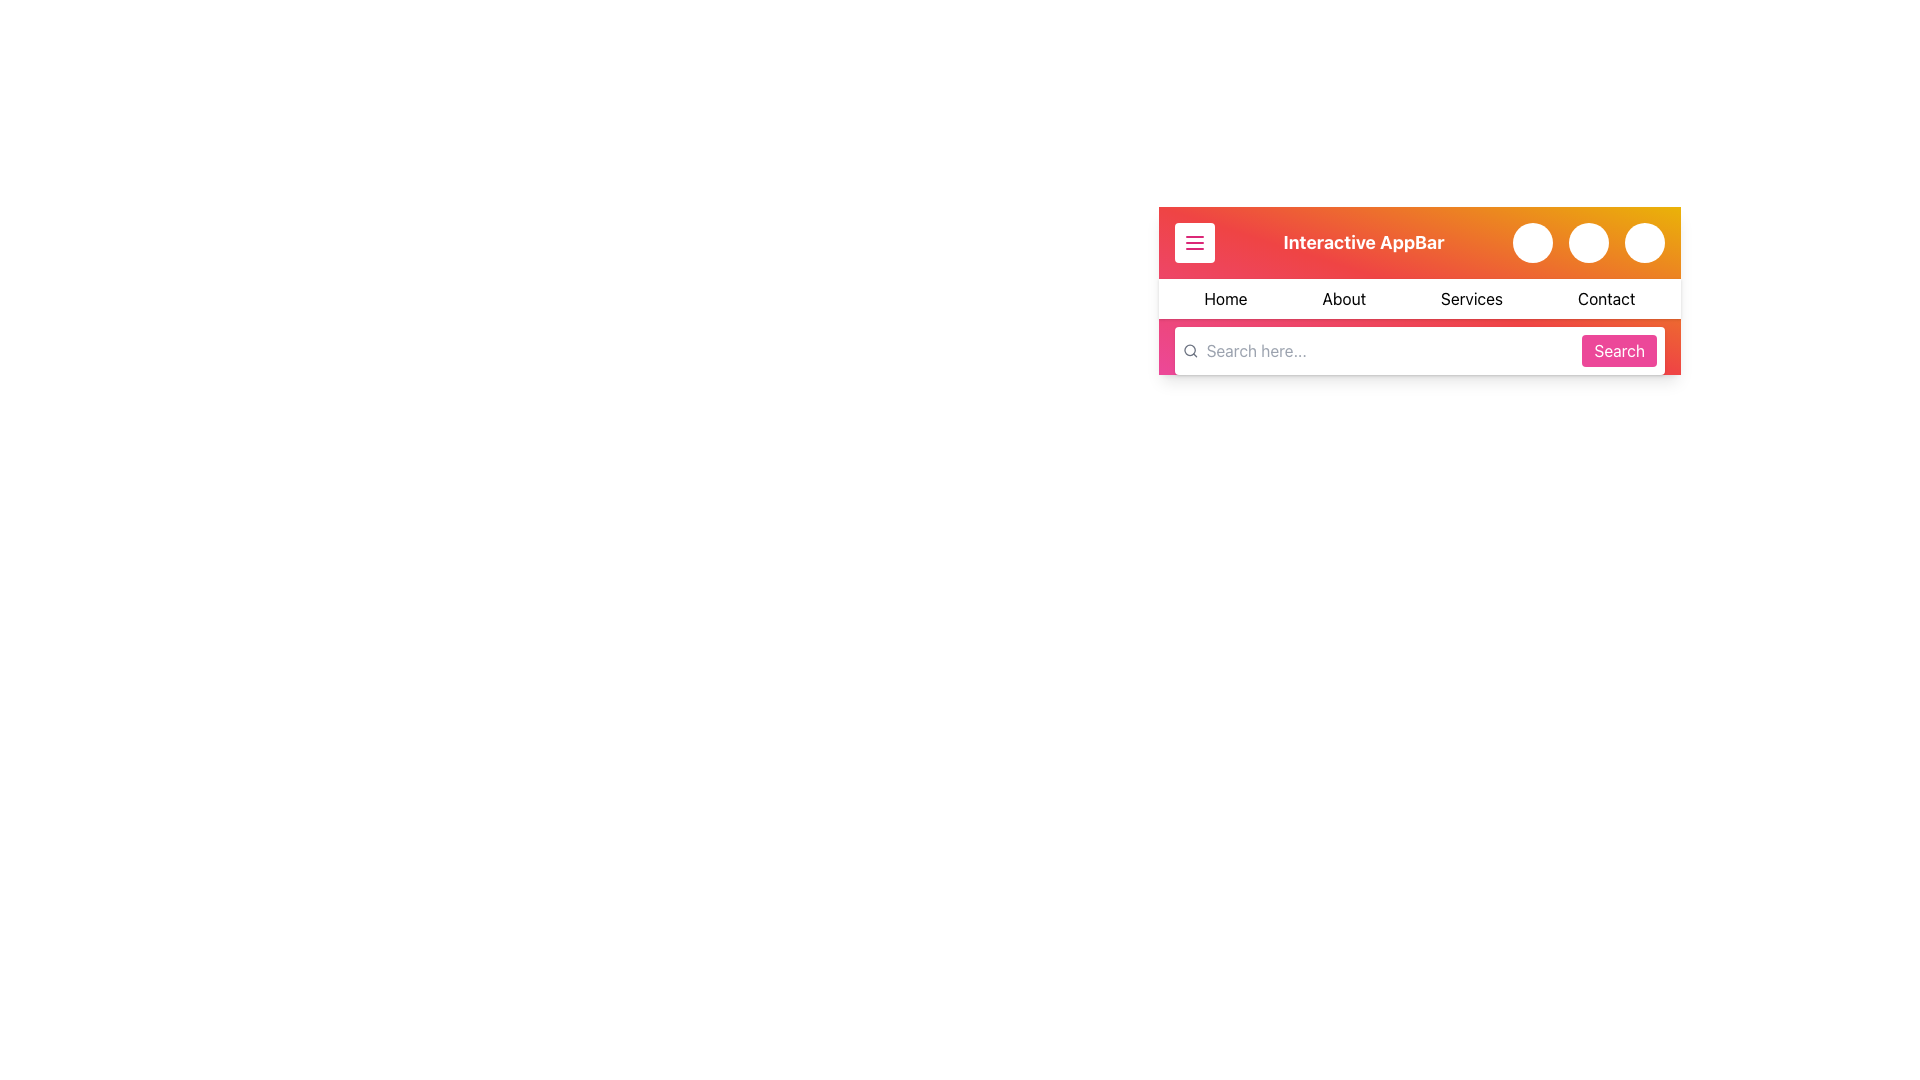  What do you see at coordinates (1472, 299) in the screenshot?
I see `the 'Services' navigation label, which is the third item in a horizontal navigation bar` at bounding box center [1472, 299].